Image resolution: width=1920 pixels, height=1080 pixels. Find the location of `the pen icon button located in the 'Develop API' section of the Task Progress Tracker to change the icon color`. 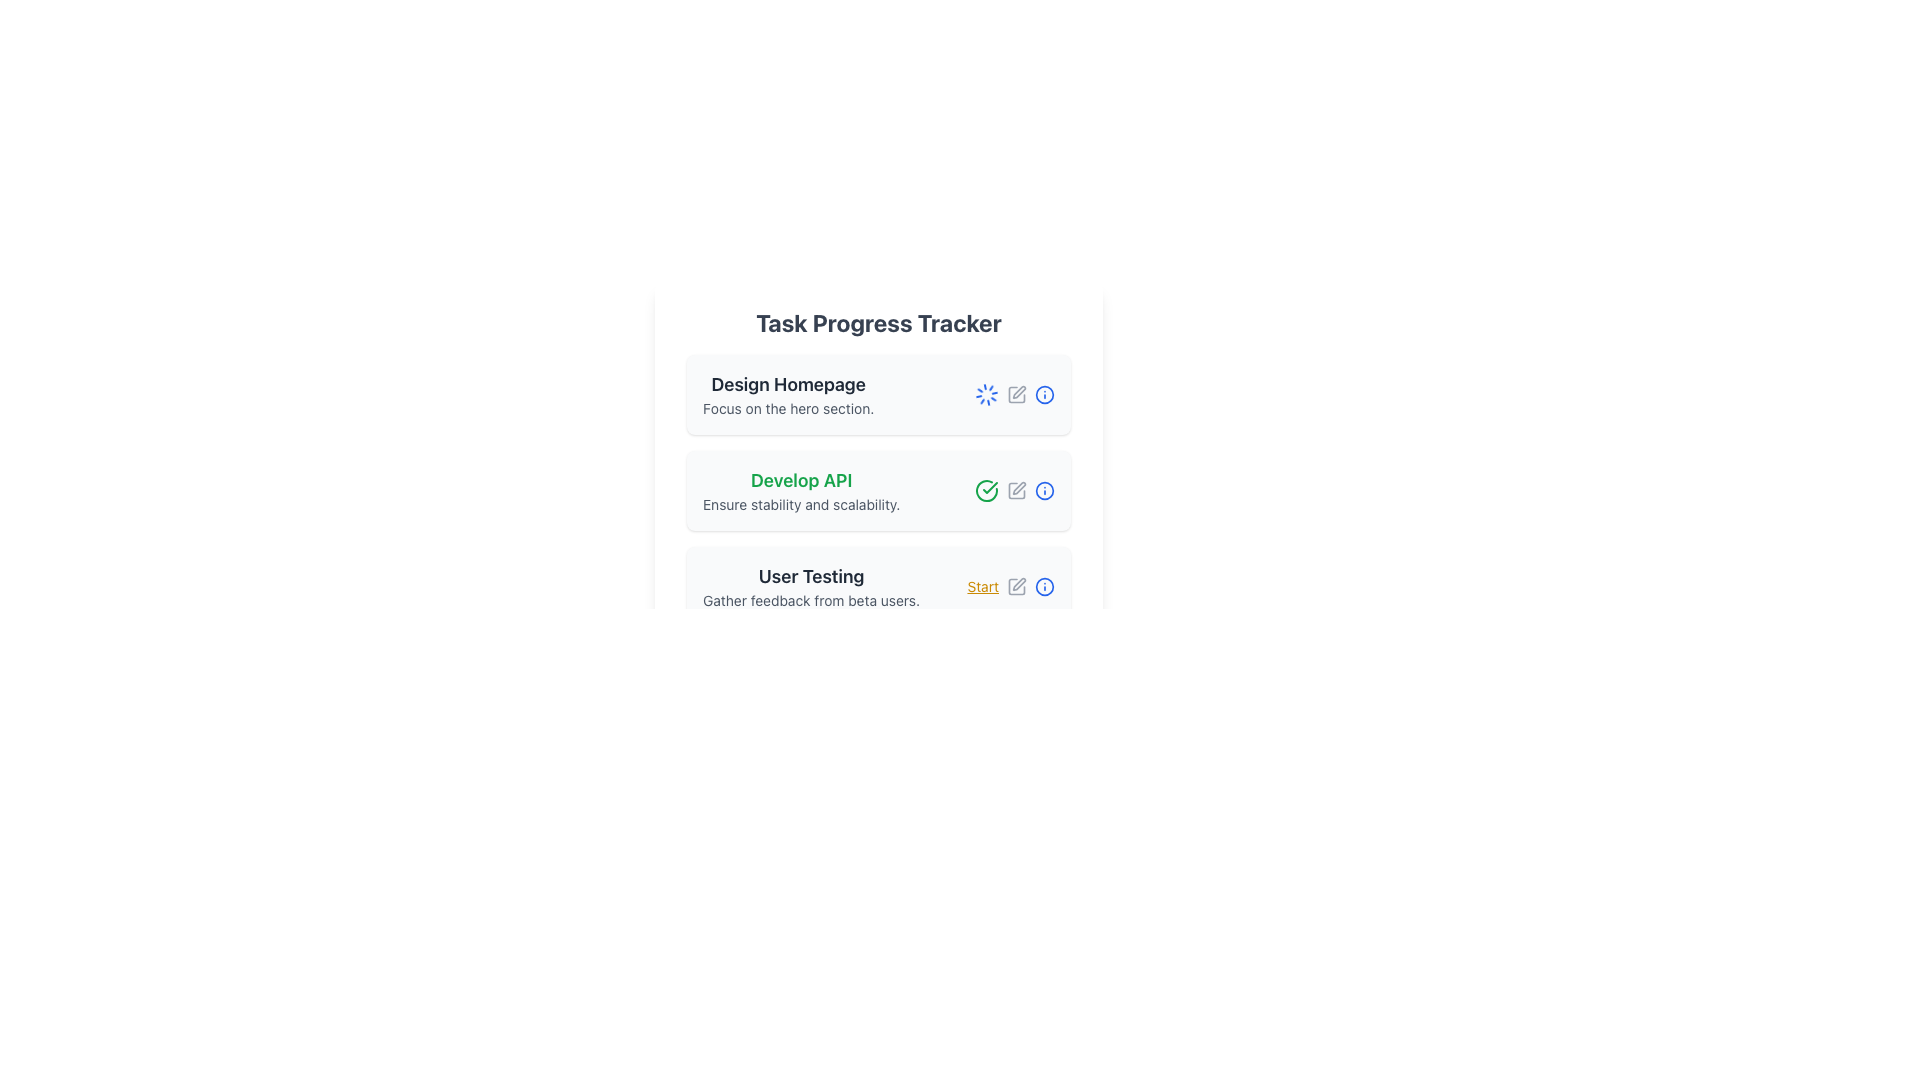

the pen icon button located in the 'Develop API' section of the Task Progress Tracker to change the icon color is located at coordinates (1017, 490).